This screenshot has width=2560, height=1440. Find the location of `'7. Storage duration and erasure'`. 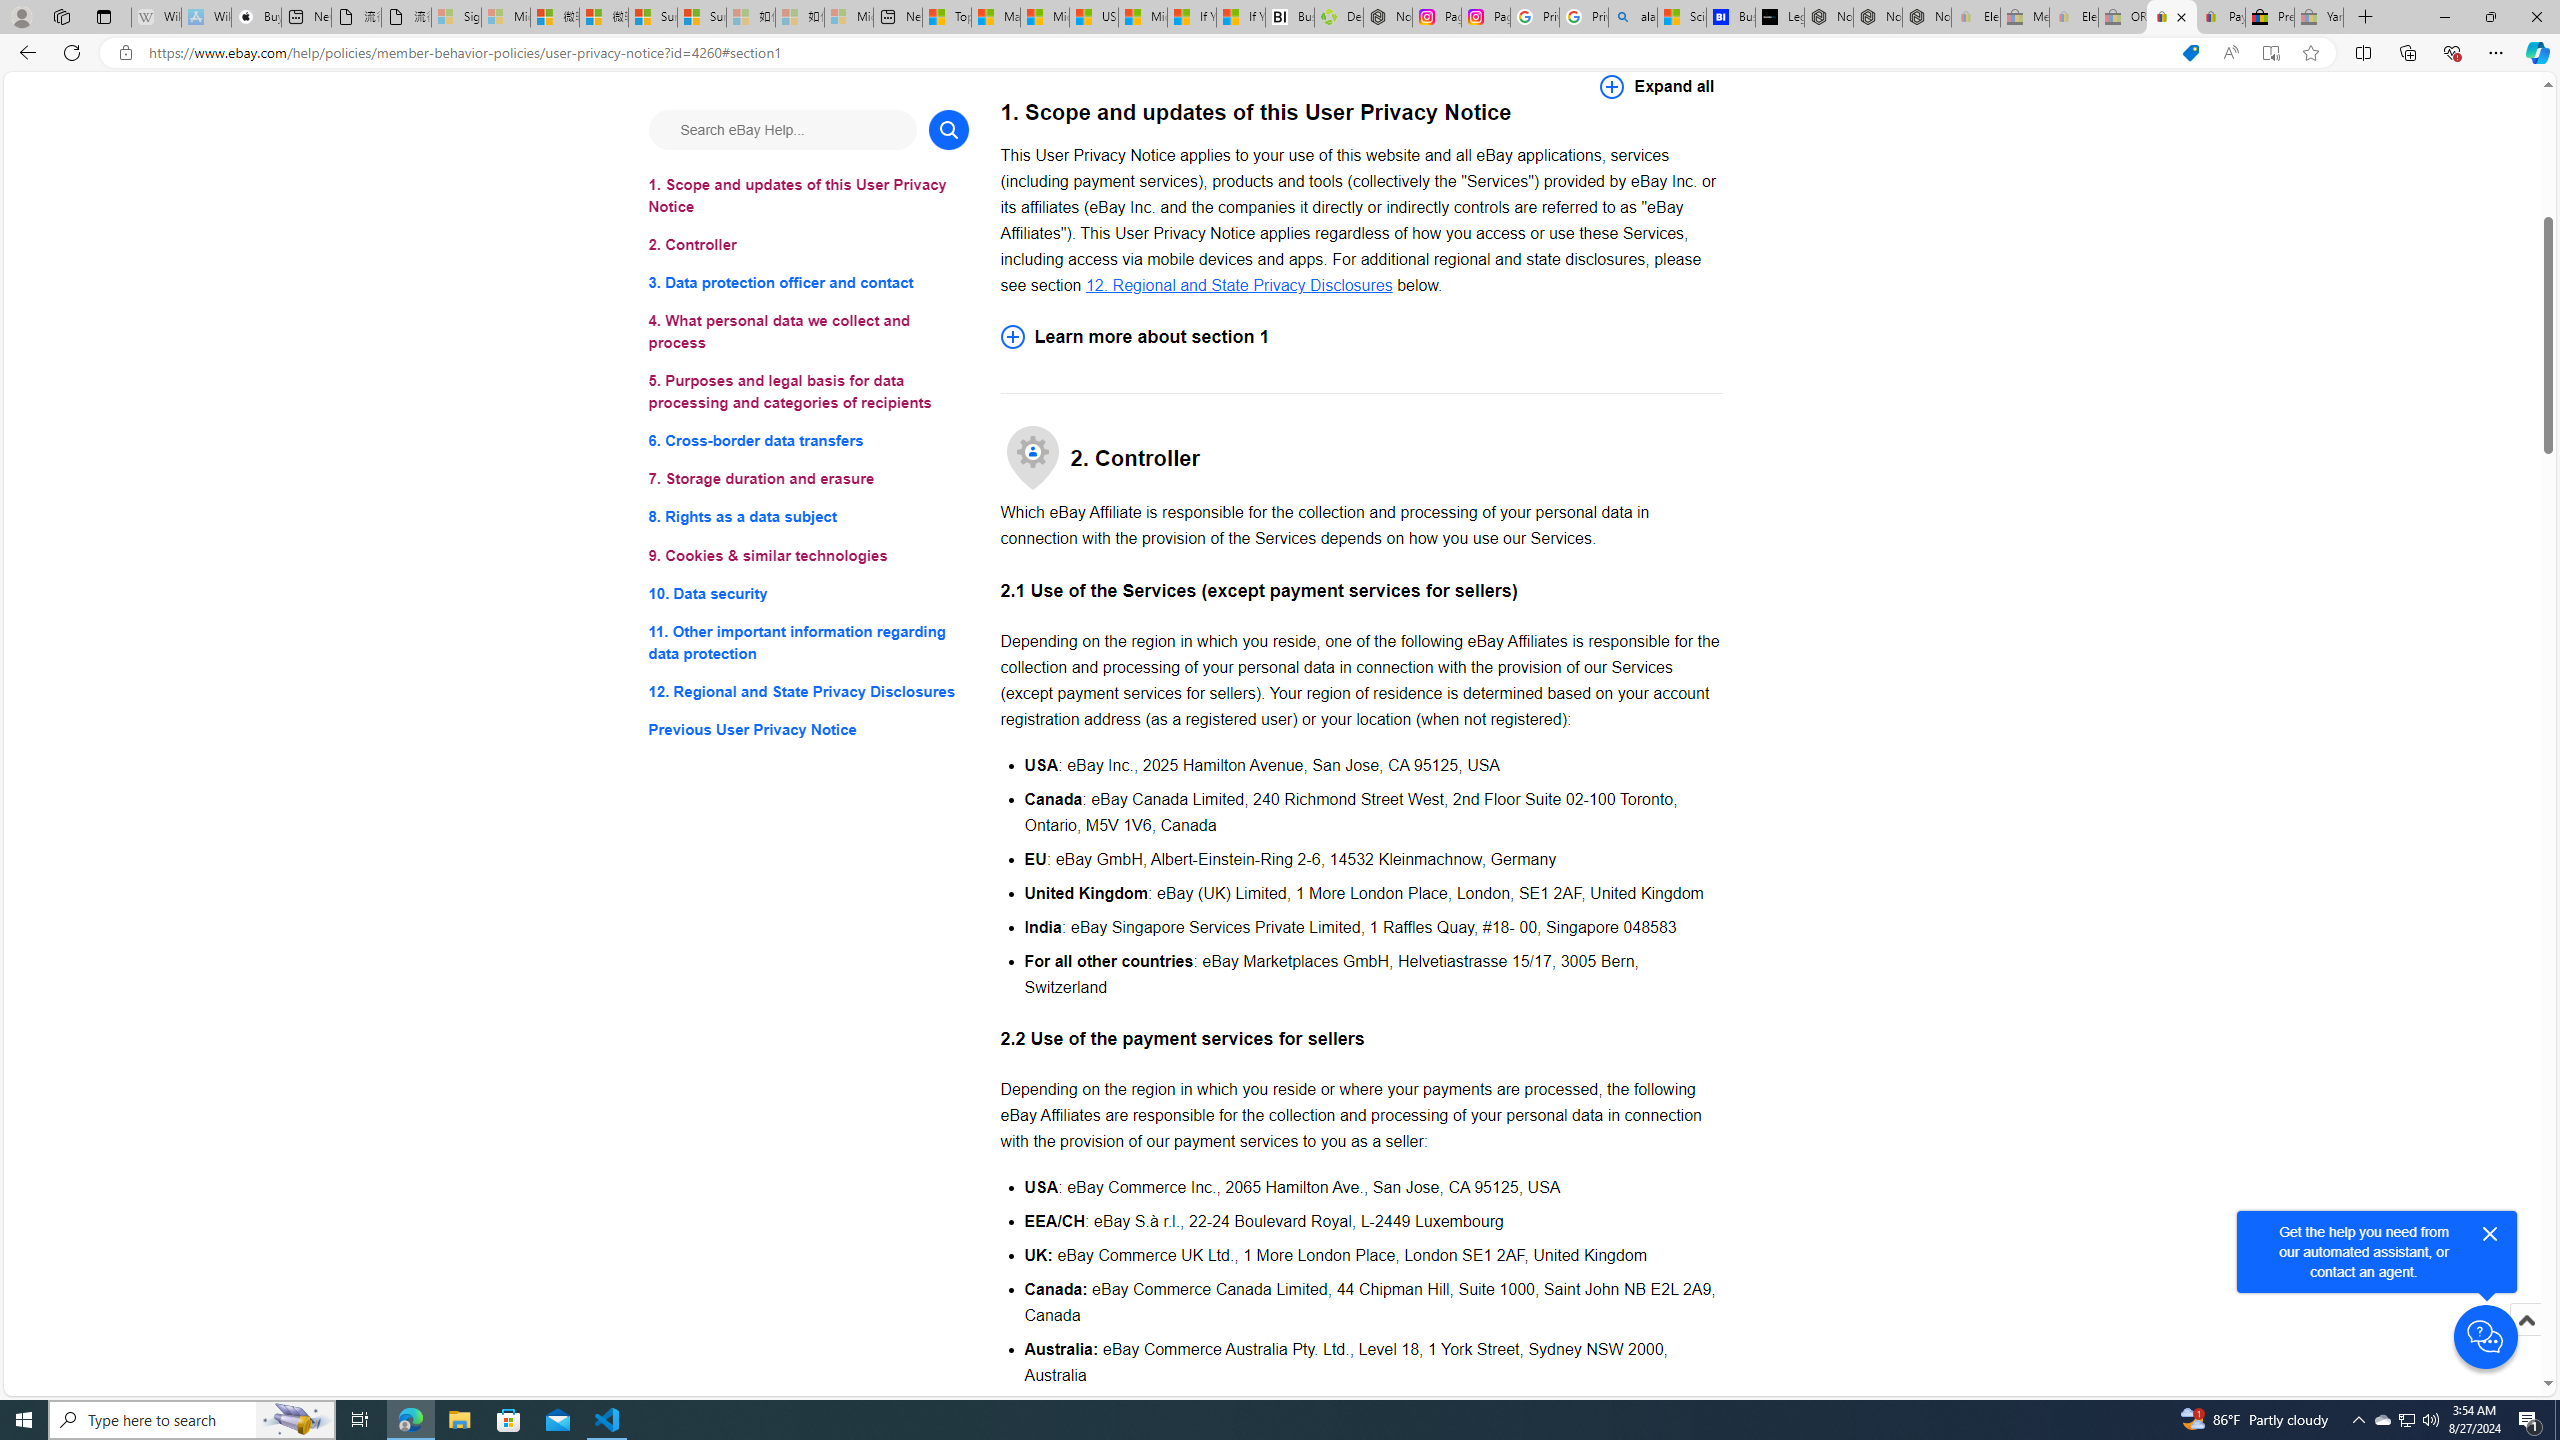

'7. Storage duration and erasure' is located at coordinates (807, 478).